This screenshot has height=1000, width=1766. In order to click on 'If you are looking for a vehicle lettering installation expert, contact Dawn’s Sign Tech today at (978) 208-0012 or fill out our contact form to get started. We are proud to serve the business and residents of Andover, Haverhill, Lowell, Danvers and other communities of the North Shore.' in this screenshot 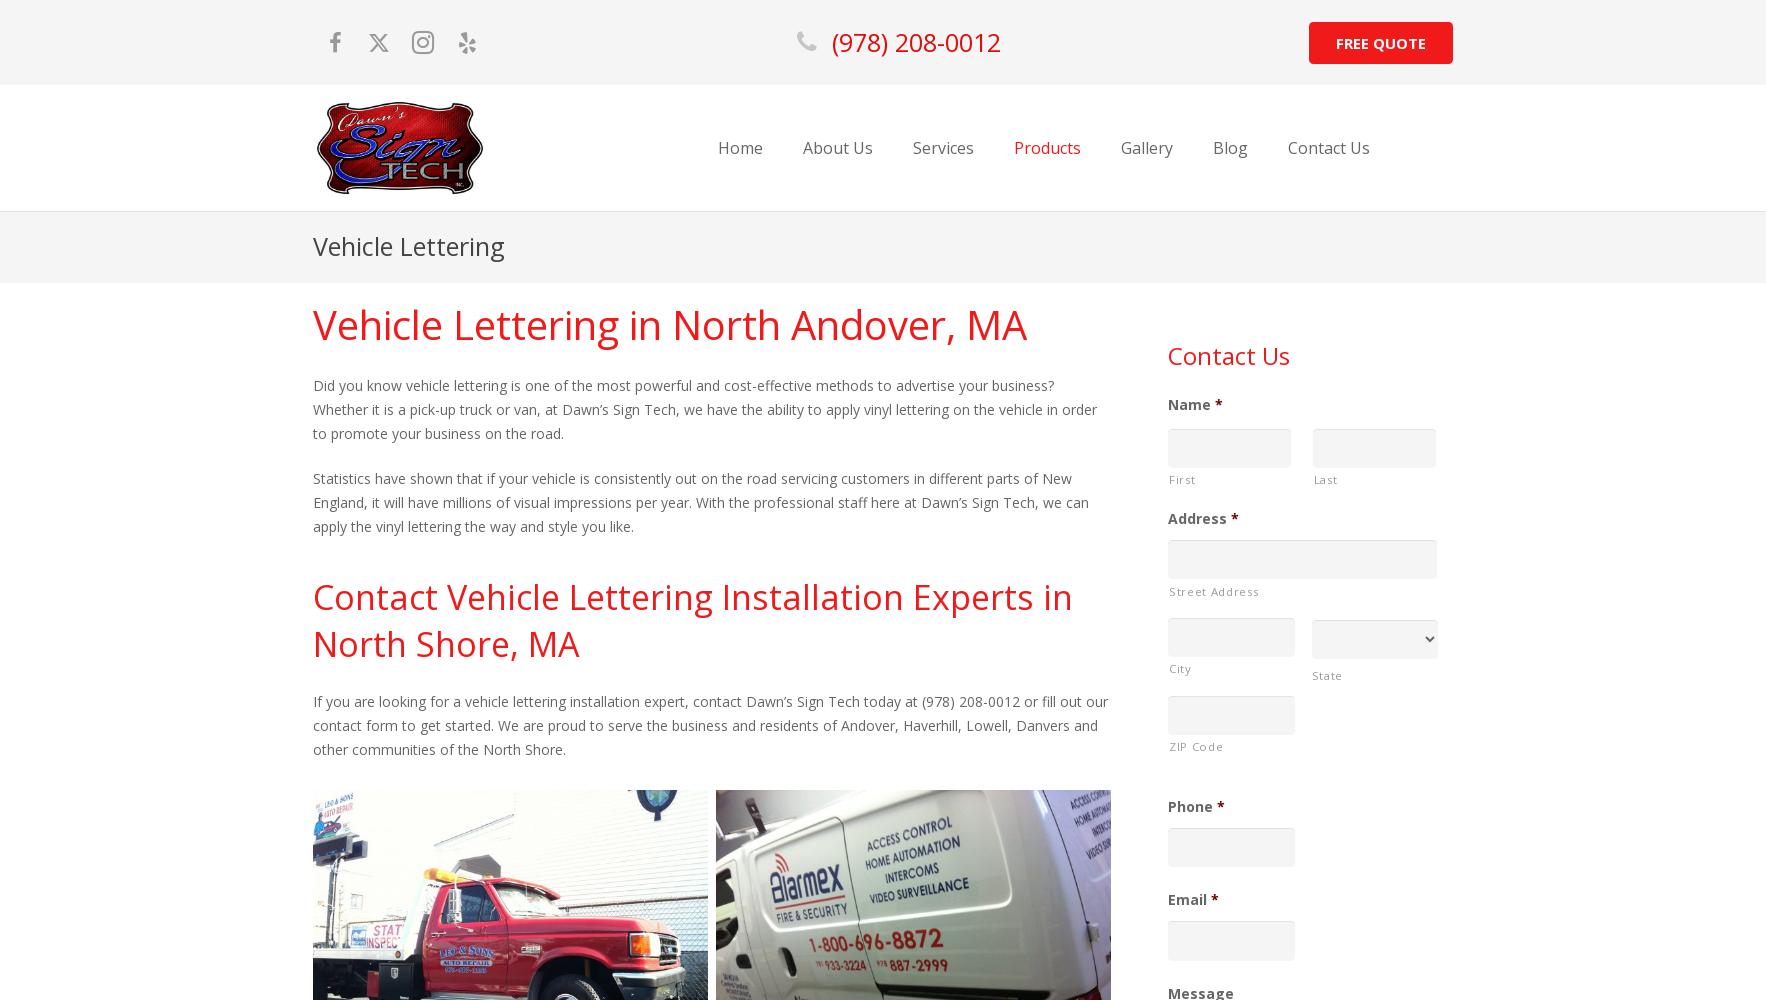, I will do `click(311, 723)`.